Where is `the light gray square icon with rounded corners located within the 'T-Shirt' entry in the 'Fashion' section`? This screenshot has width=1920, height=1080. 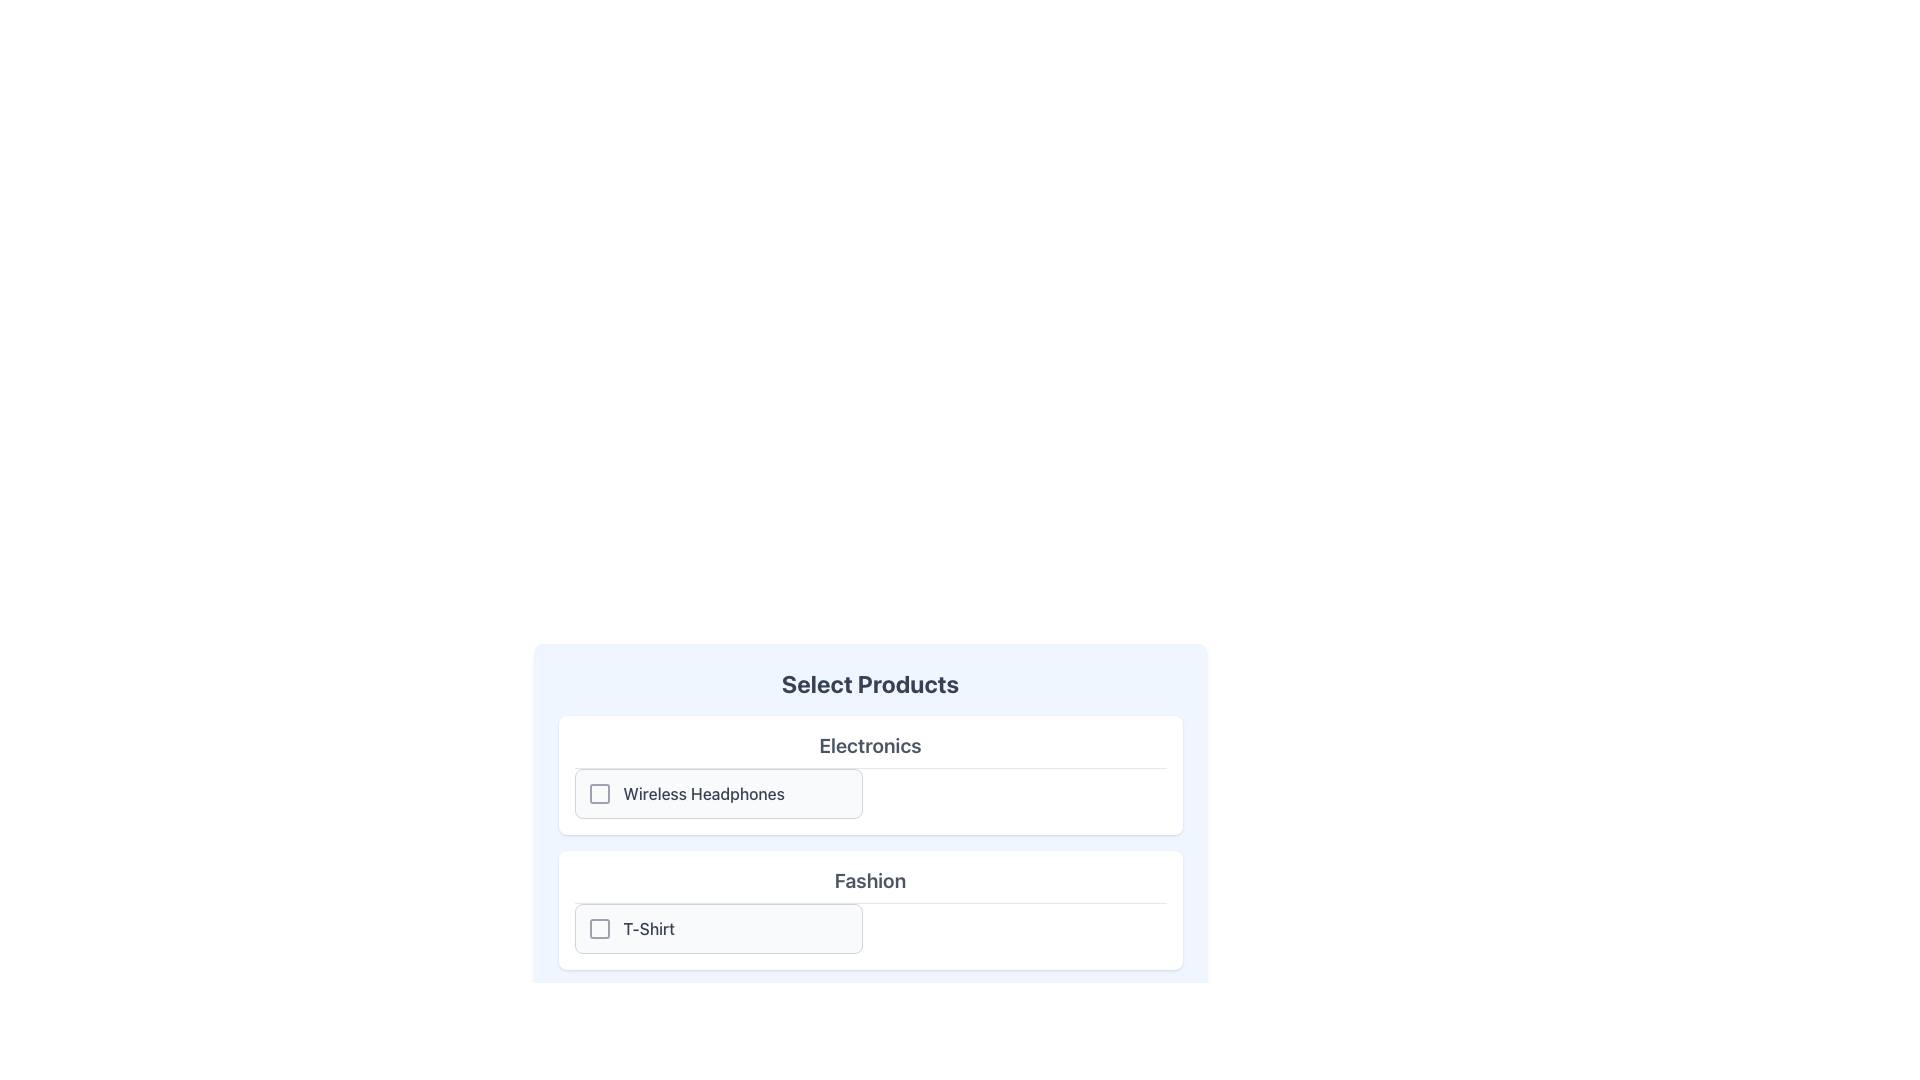 the light gray square icon with rounded corners located within the 'T-Shirt' entry in the 'Fashion' section is located at coordinates (598, 929).